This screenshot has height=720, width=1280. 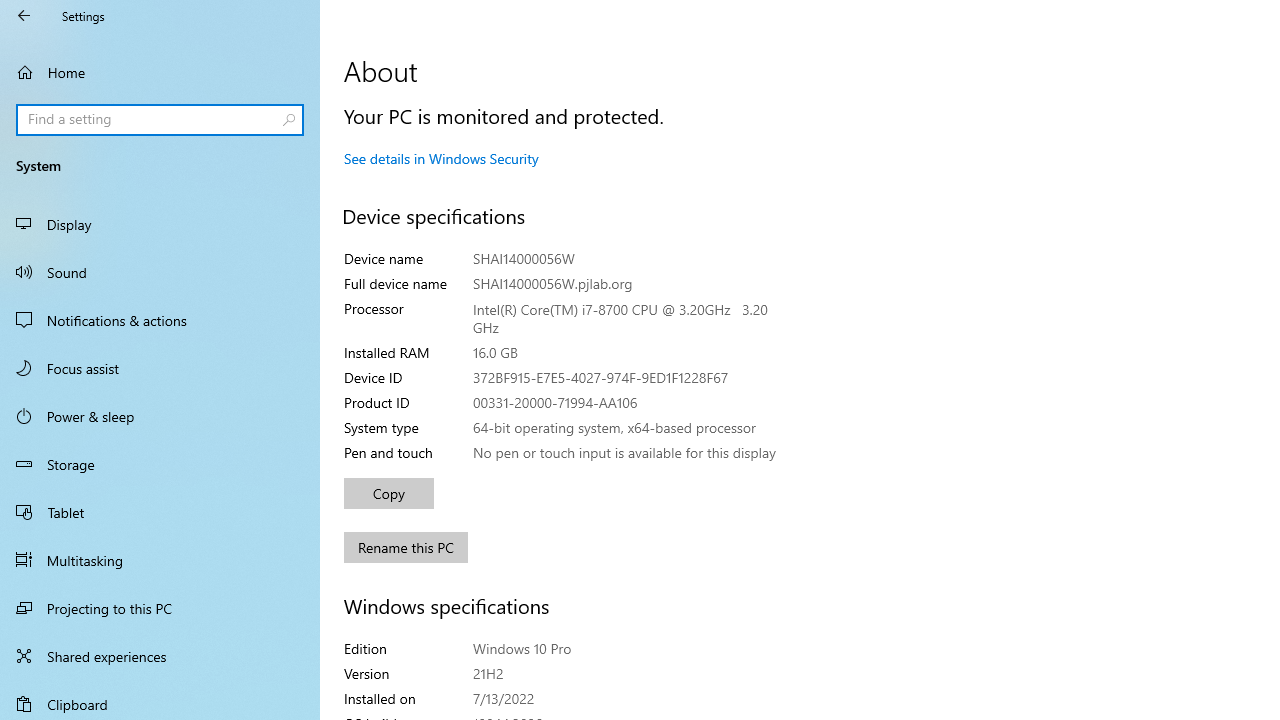 I want to click on 'Rename this PC', so click(x=405, y=547).